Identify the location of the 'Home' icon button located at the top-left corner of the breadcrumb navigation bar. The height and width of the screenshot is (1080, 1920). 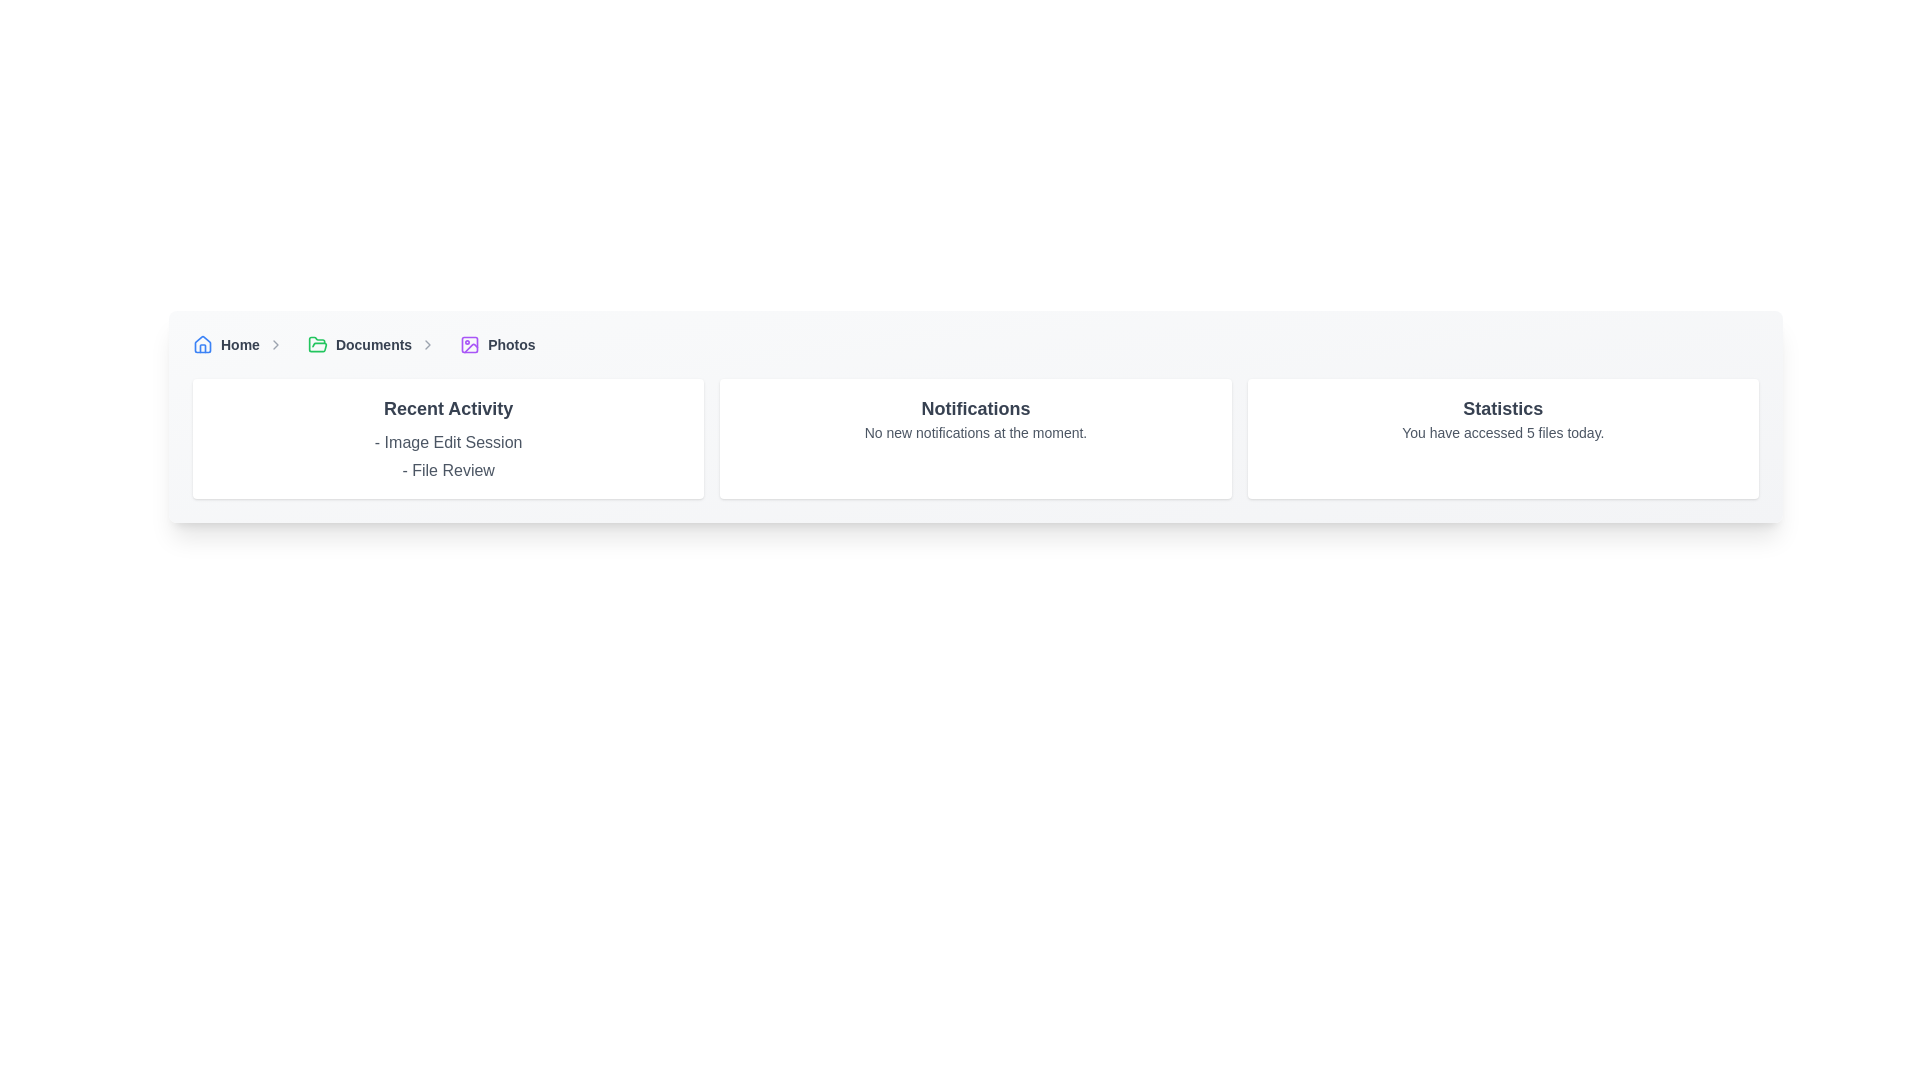
(202, 343).